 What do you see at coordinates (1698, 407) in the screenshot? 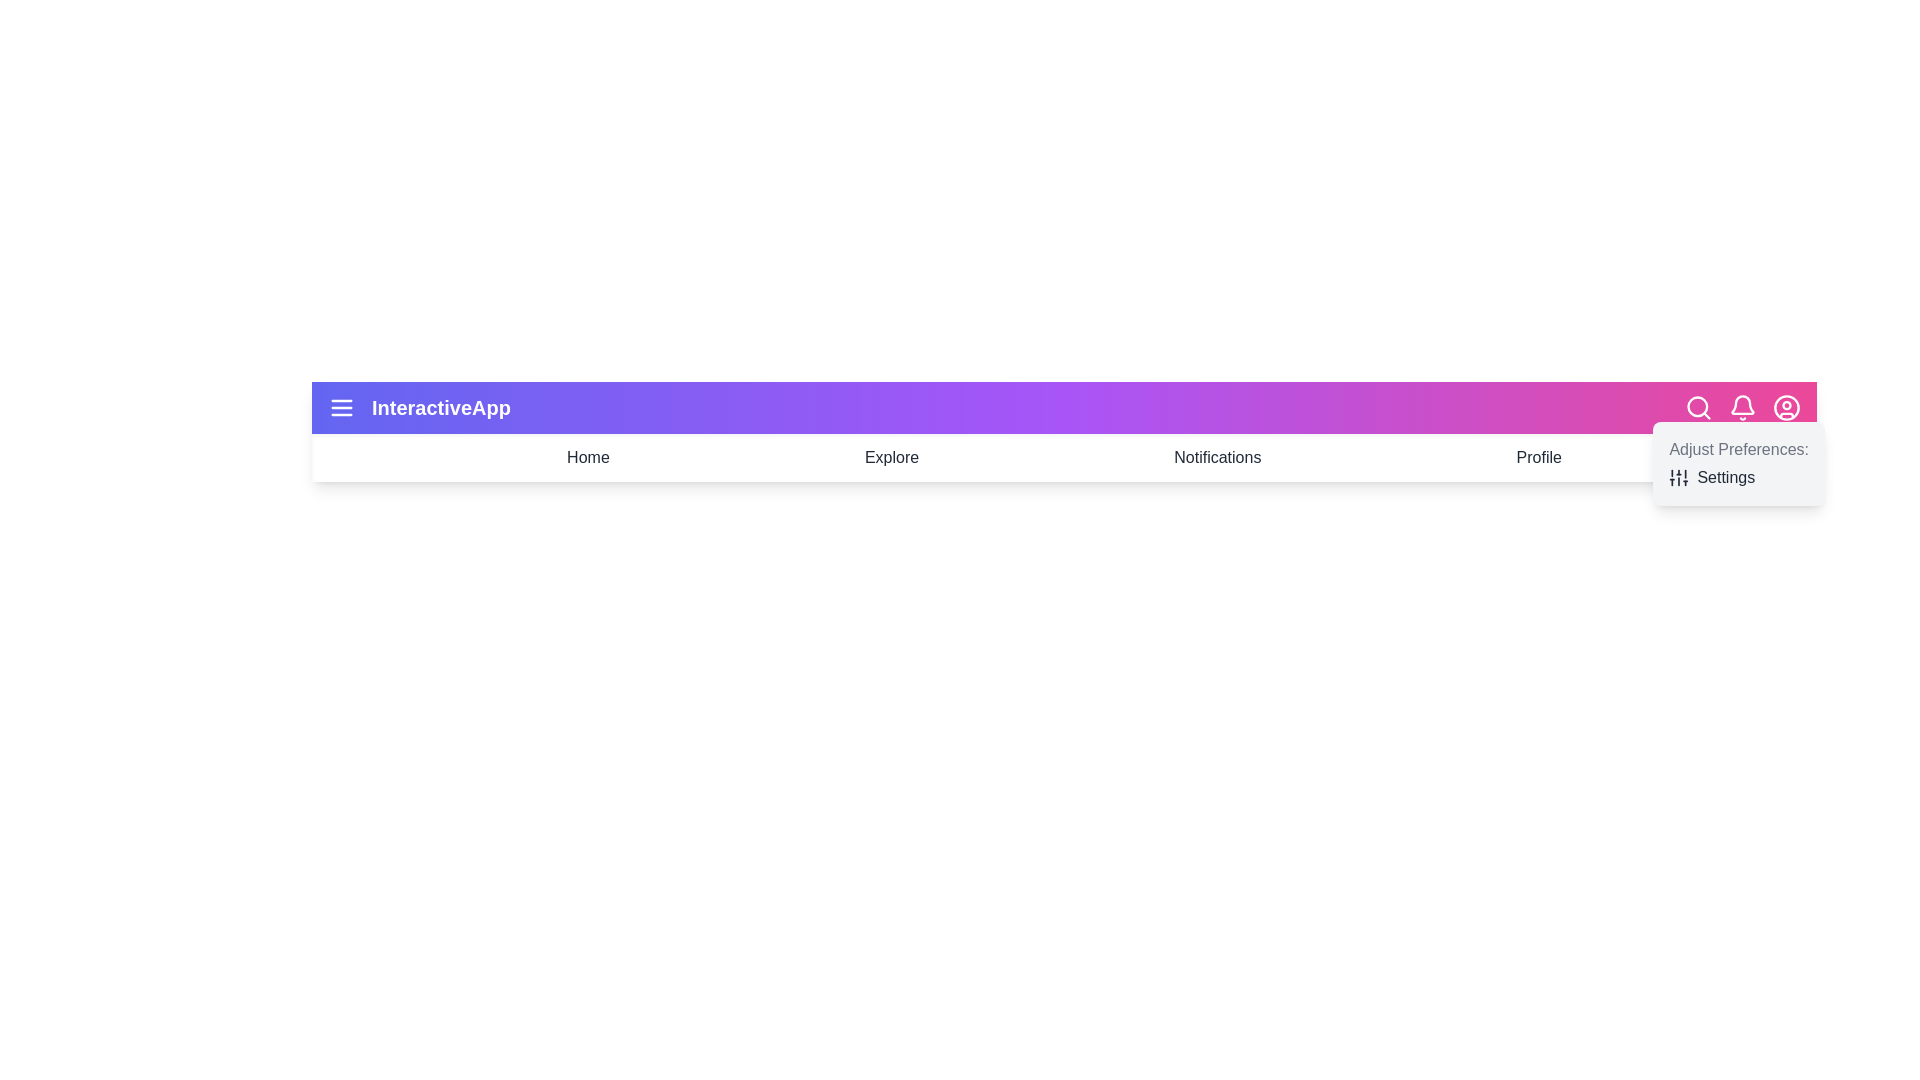
I see `the search icon to open the search functionality` at bounding box center [1698, 407].